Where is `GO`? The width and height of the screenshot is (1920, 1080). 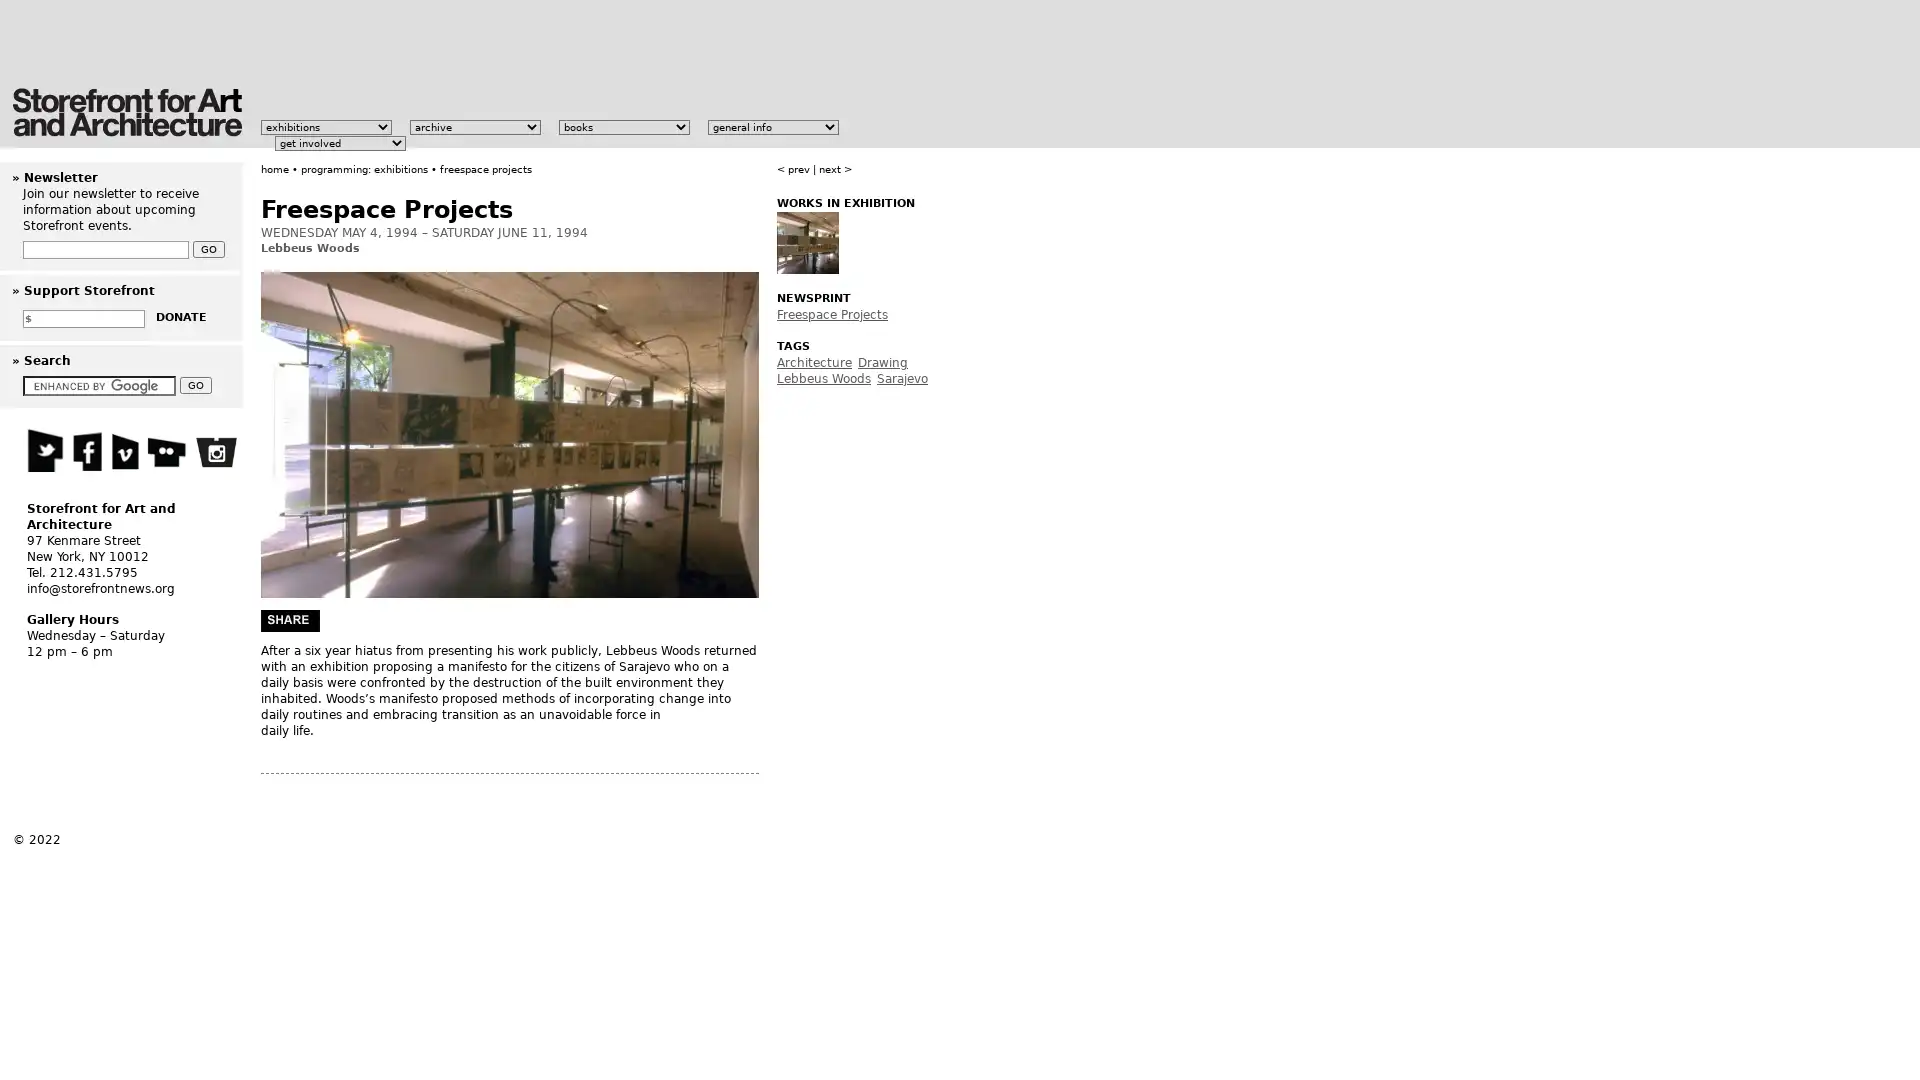
GO is located at coordinates (196, 385).